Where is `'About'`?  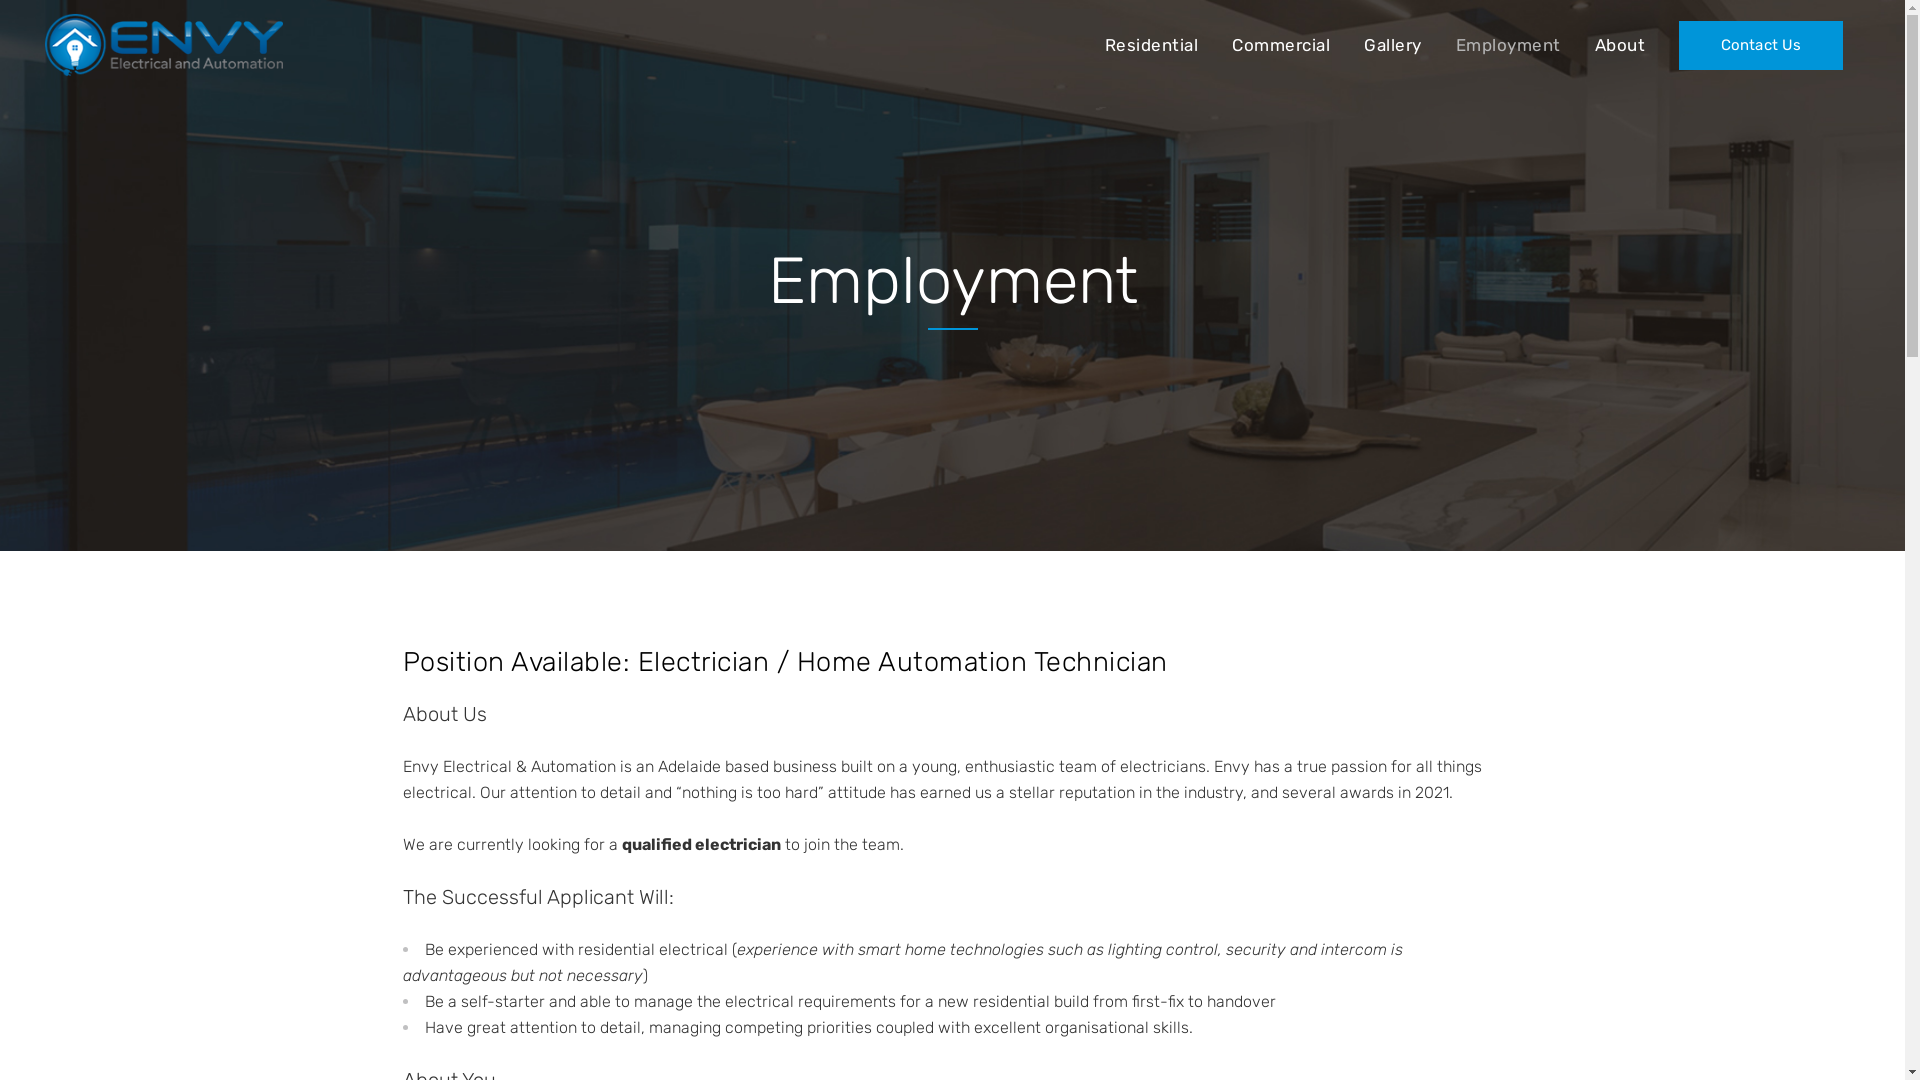 'About' is located at coordinates (1620, 45).